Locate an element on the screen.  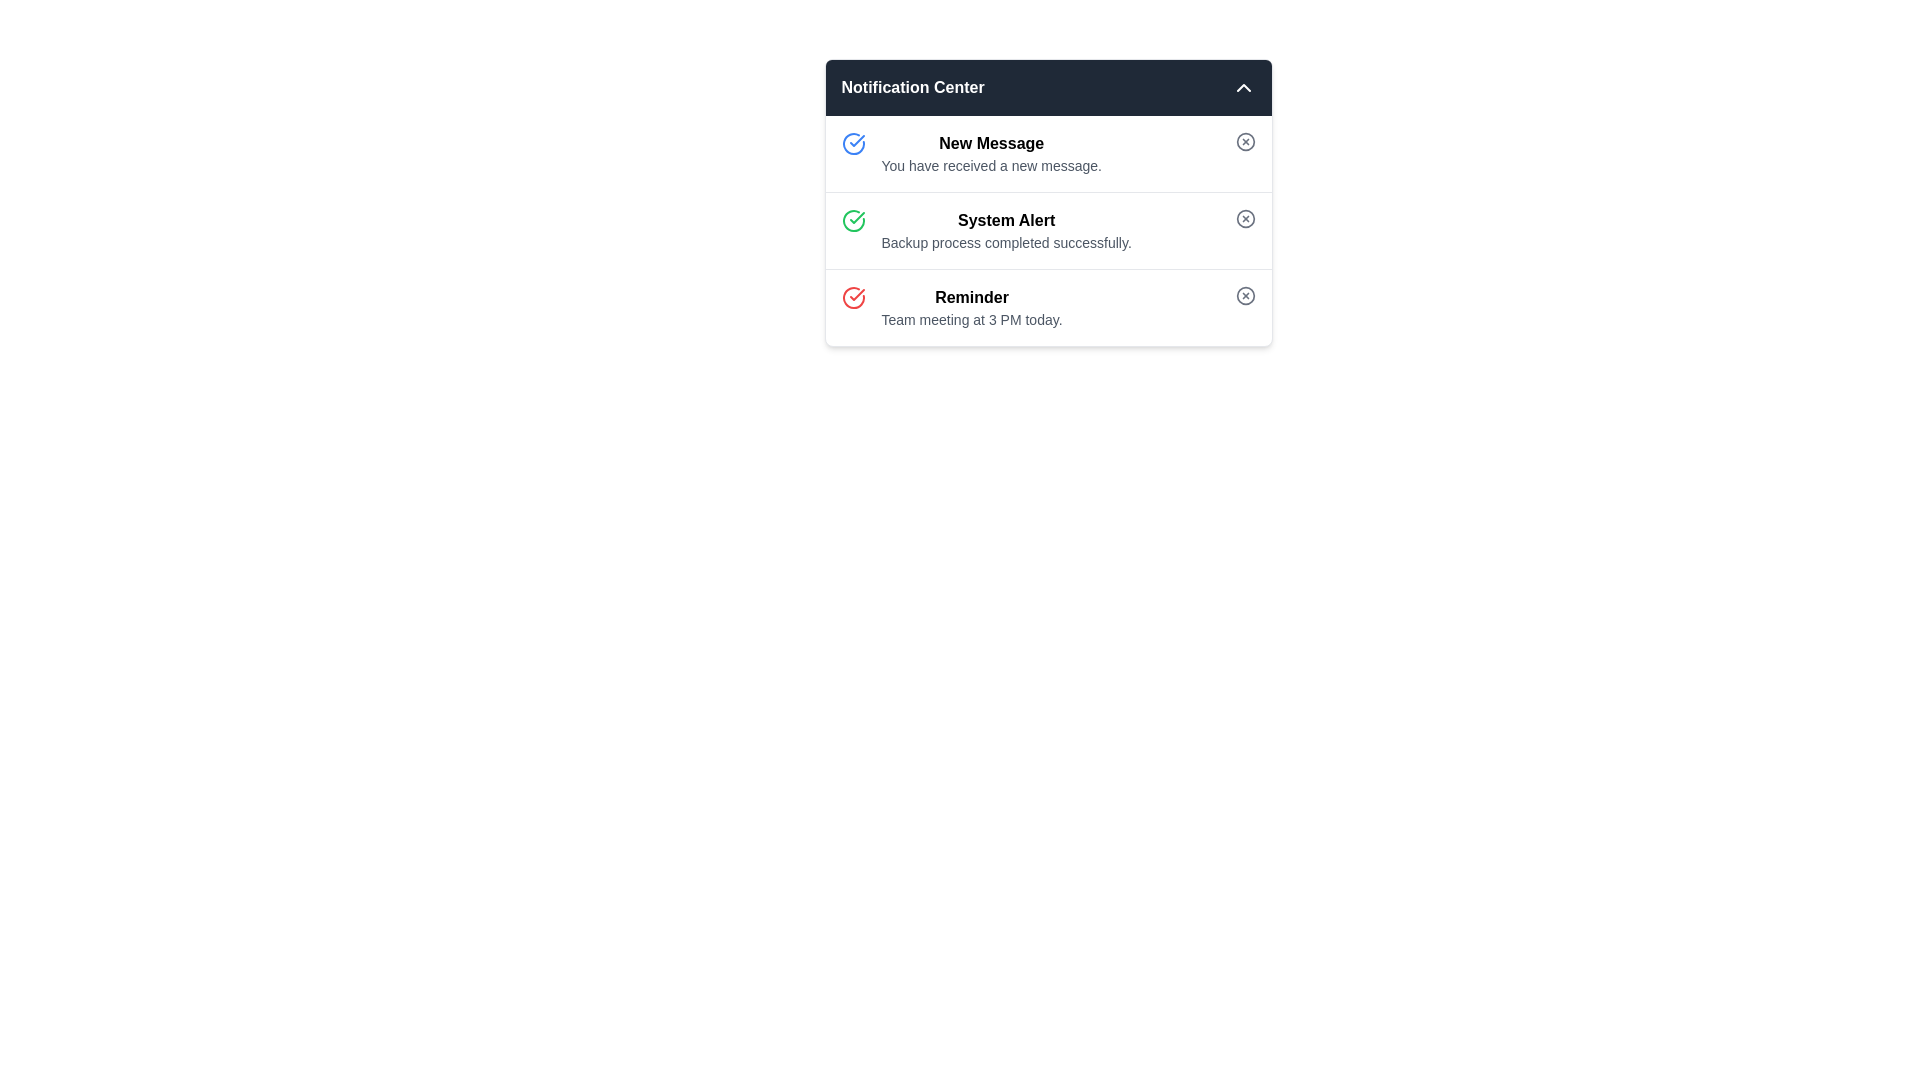
bold text label displaying 'System Alert' located at the top of the notification card in the Notification Center is located at coordinates (1006, 220).